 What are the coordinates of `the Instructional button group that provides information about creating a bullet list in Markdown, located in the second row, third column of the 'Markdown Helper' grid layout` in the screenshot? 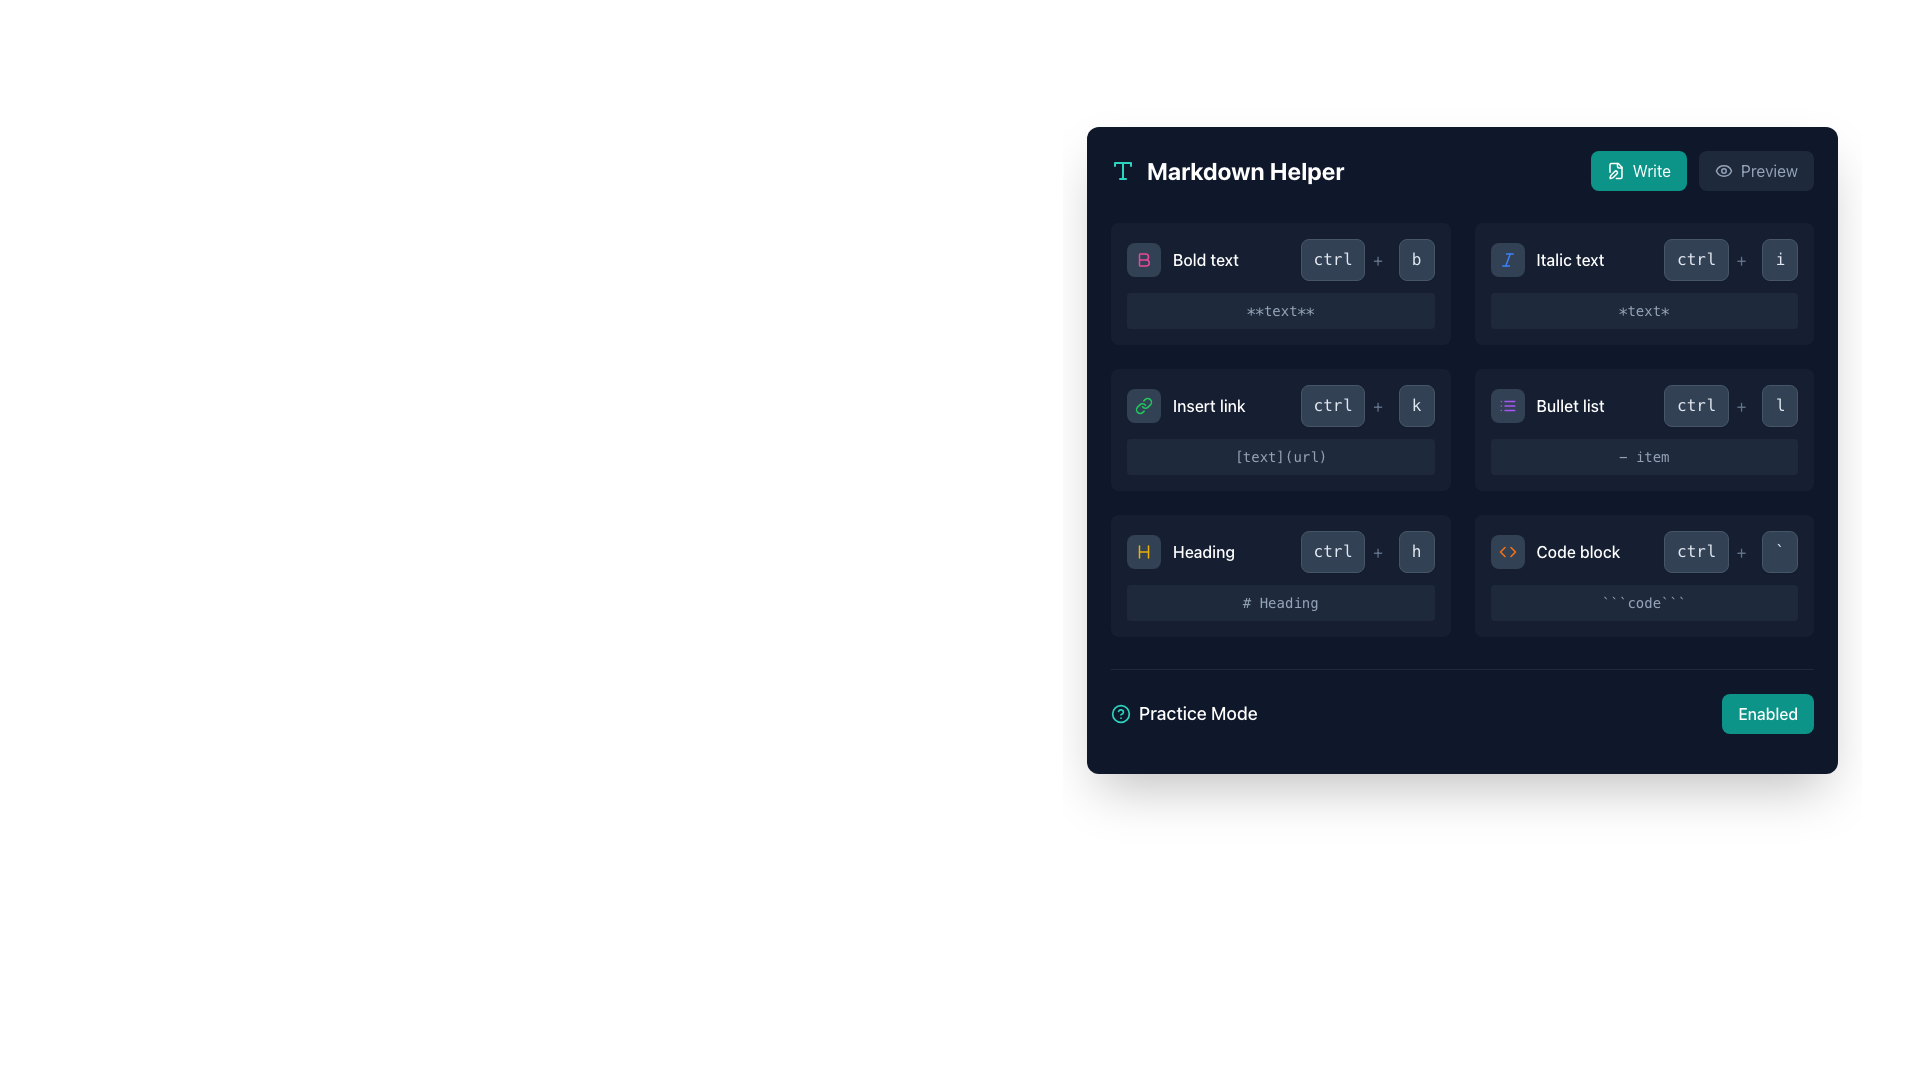 It's located at (1644, 405).